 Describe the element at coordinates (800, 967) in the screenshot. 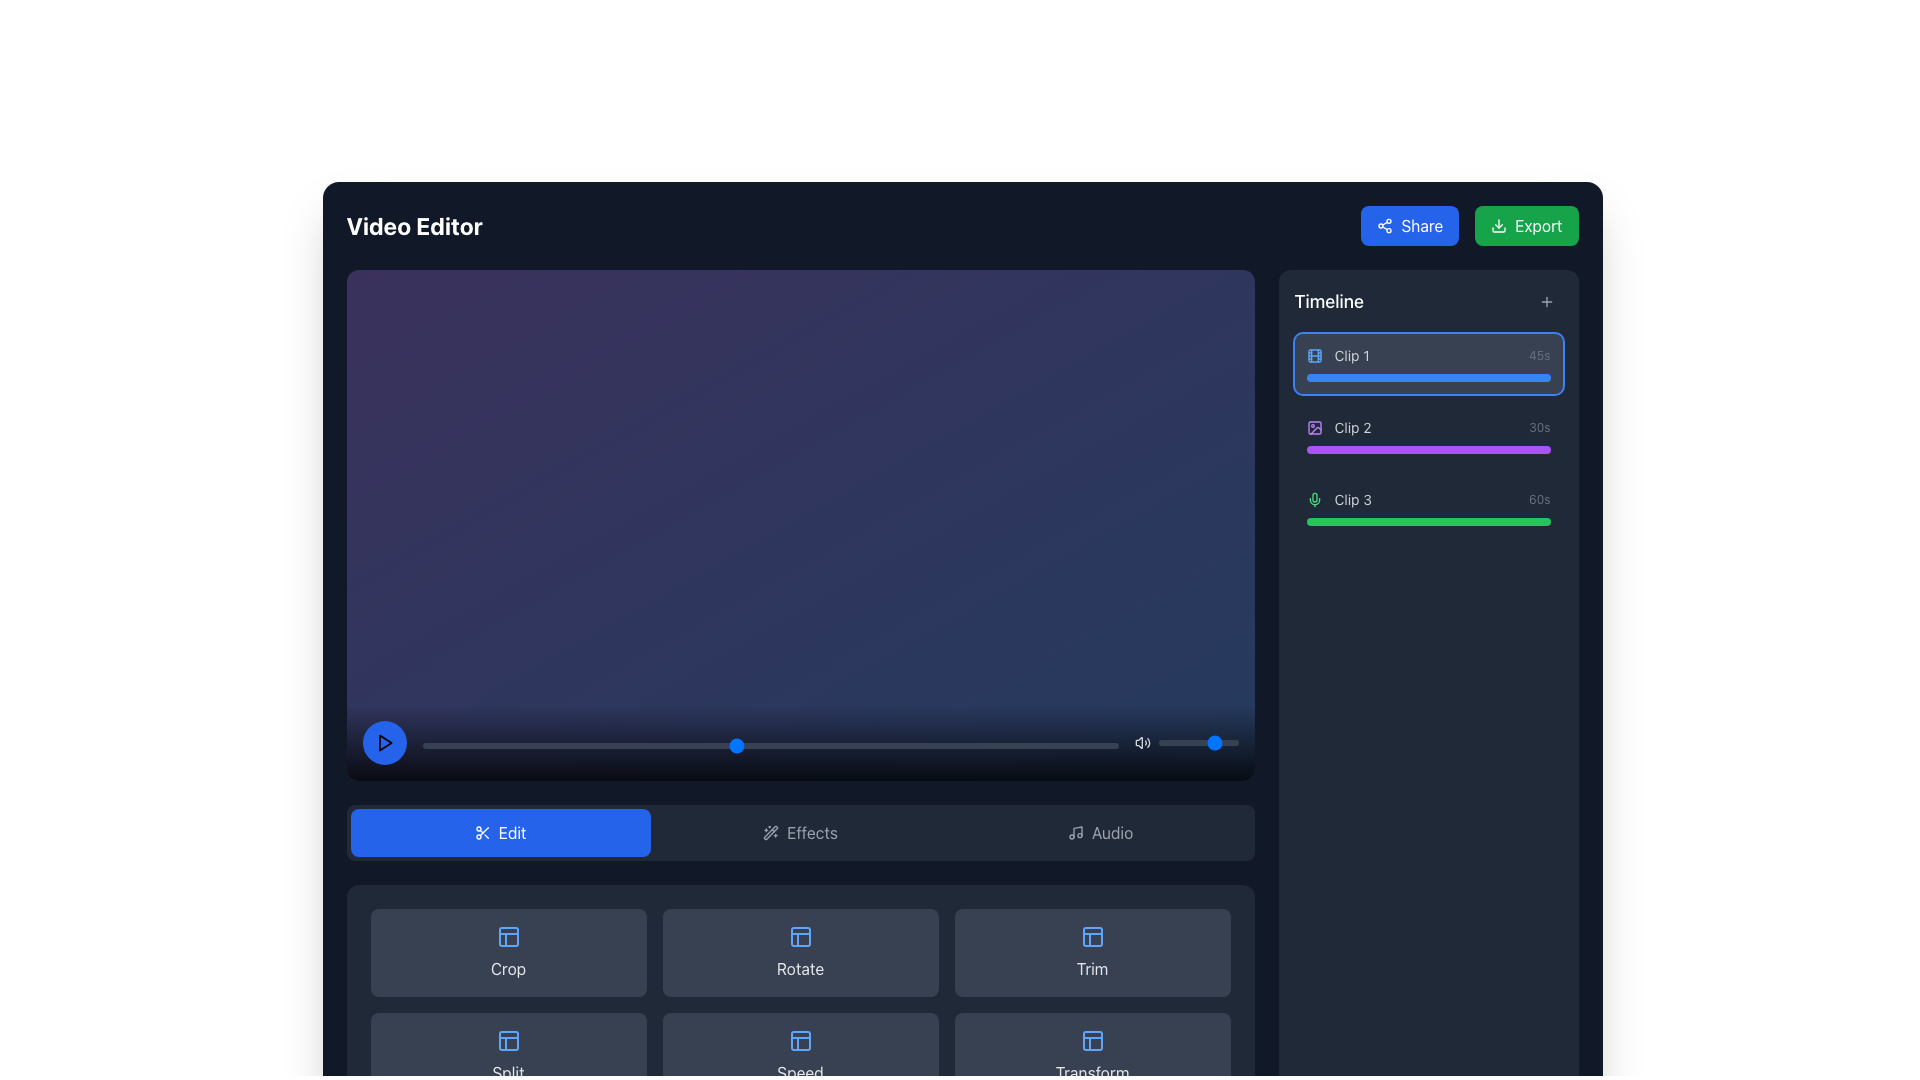

I see `the 'Rotate' text label, which is styled in gray and located within a dark button in the second row's third column` at that location.